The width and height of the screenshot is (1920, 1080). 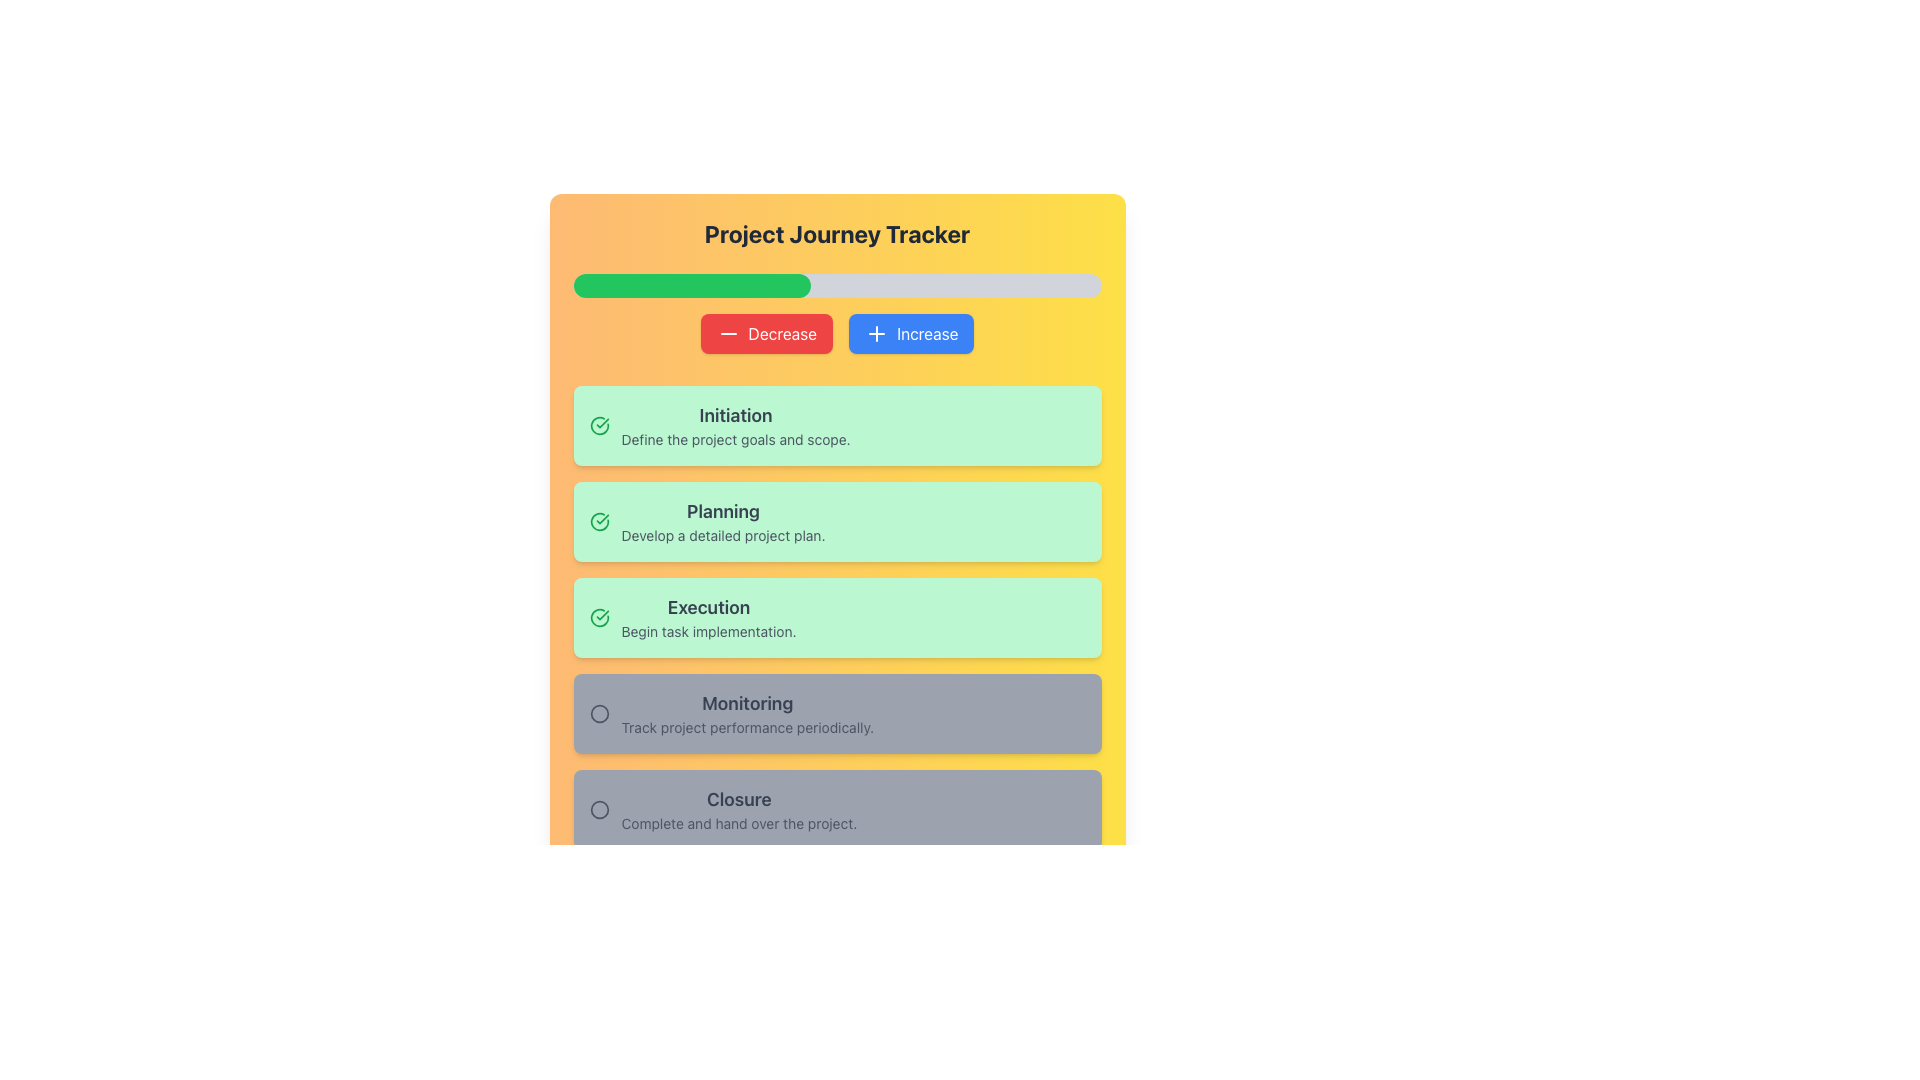 What do you see at coordinates (722, 520) in the screenshot?
I see `the text block labeled 'Planning' in the Project Journey Tracker section, which contains the description 'Develop a detailed project plan.'` at bounding box center [722, 520].